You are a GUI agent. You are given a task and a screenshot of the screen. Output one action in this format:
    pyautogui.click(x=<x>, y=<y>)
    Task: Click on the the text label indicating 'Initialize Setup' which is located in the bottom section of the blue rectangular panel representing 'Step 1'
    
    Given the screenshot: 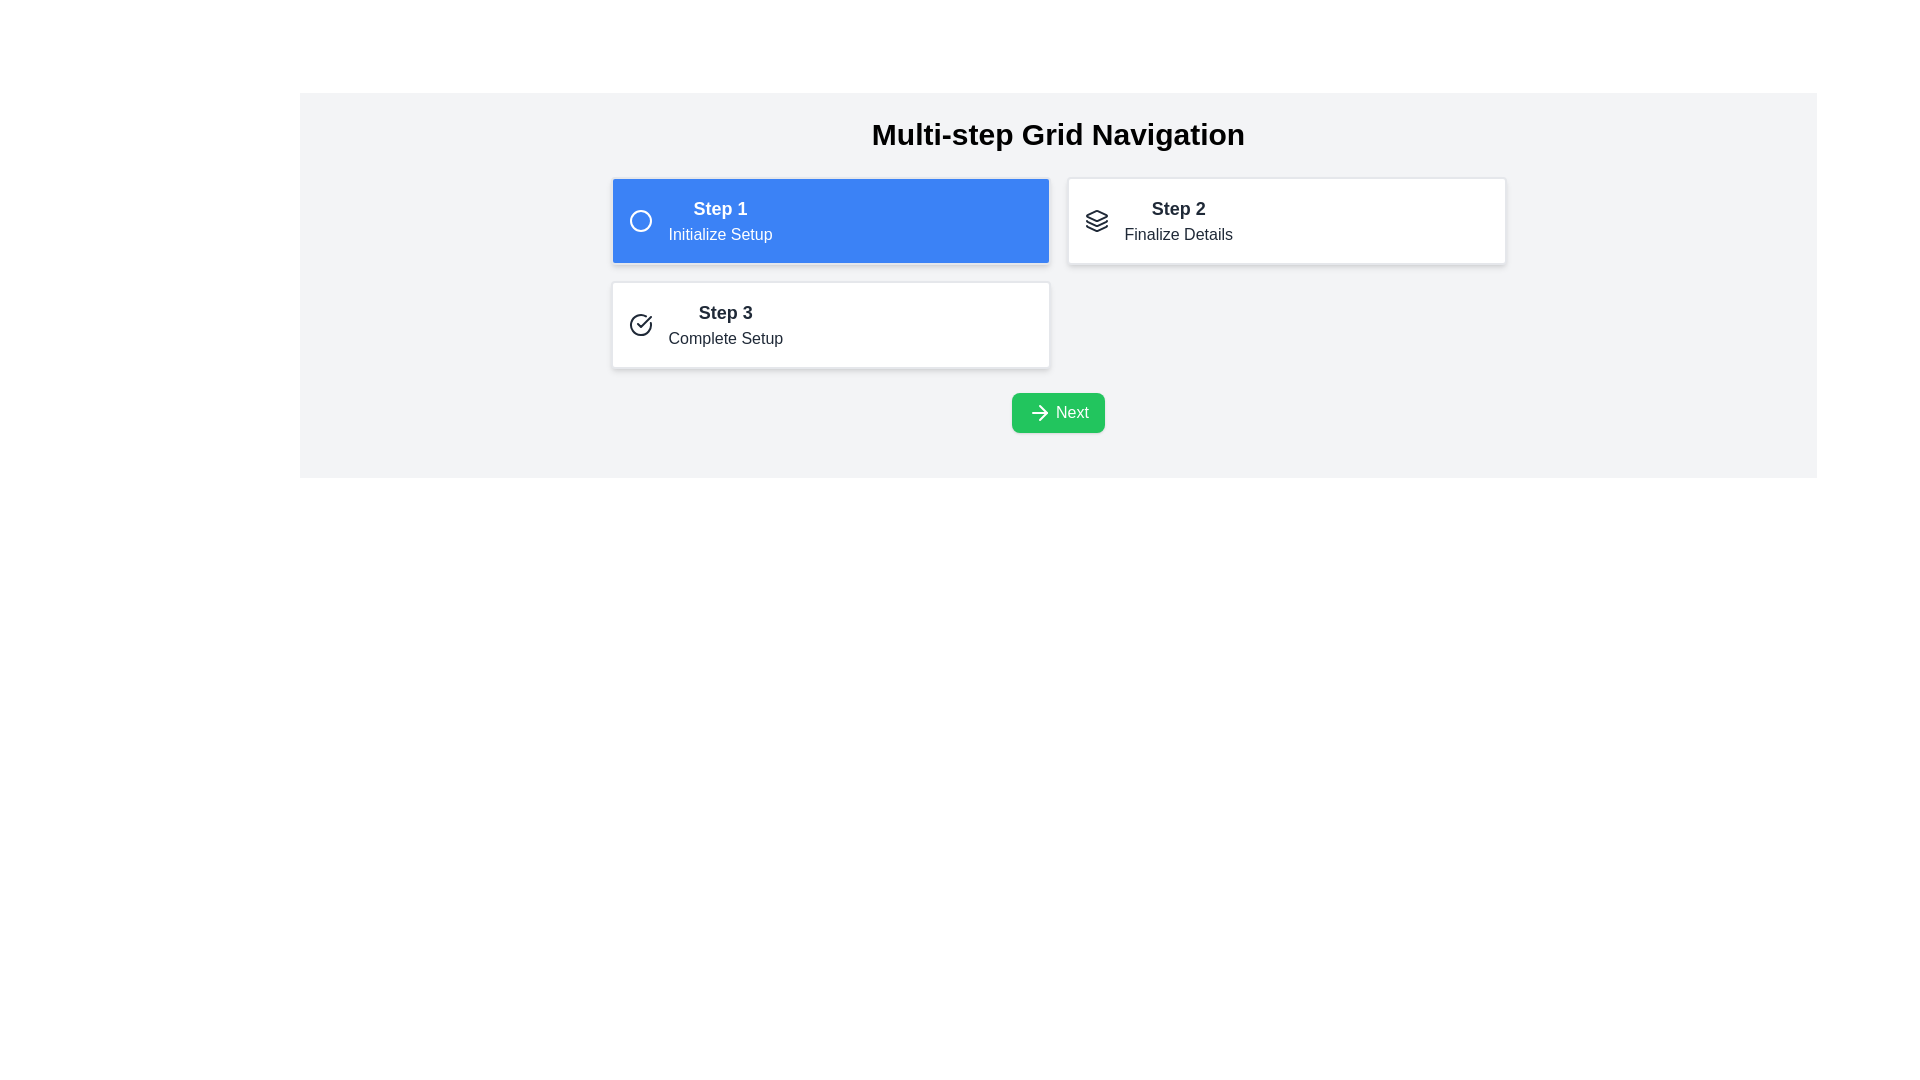 What is the action you would take?
    pyautogui.click(x=720, y=234)
    